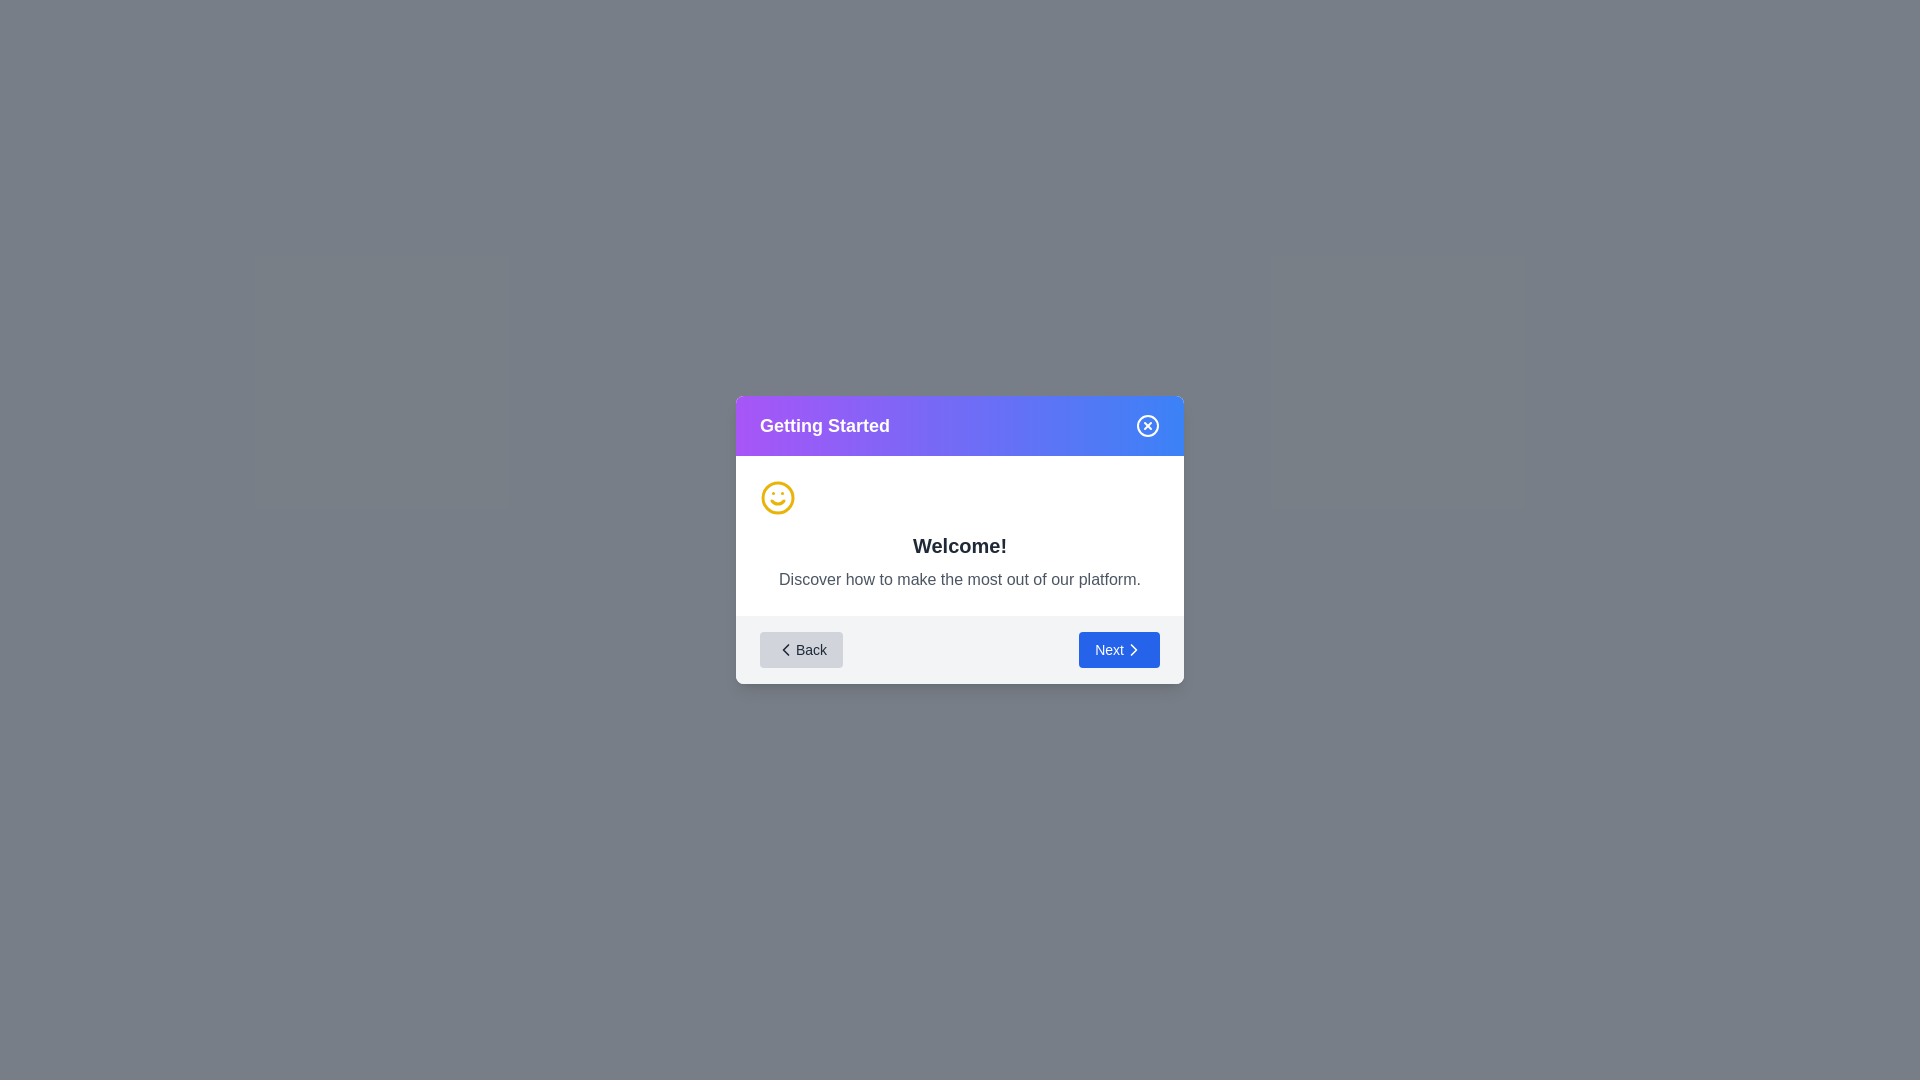  I want to click on the welcoming Text label that greets the user, positioned below the smiley icon and above the descriptive text block, so click(960, 546).